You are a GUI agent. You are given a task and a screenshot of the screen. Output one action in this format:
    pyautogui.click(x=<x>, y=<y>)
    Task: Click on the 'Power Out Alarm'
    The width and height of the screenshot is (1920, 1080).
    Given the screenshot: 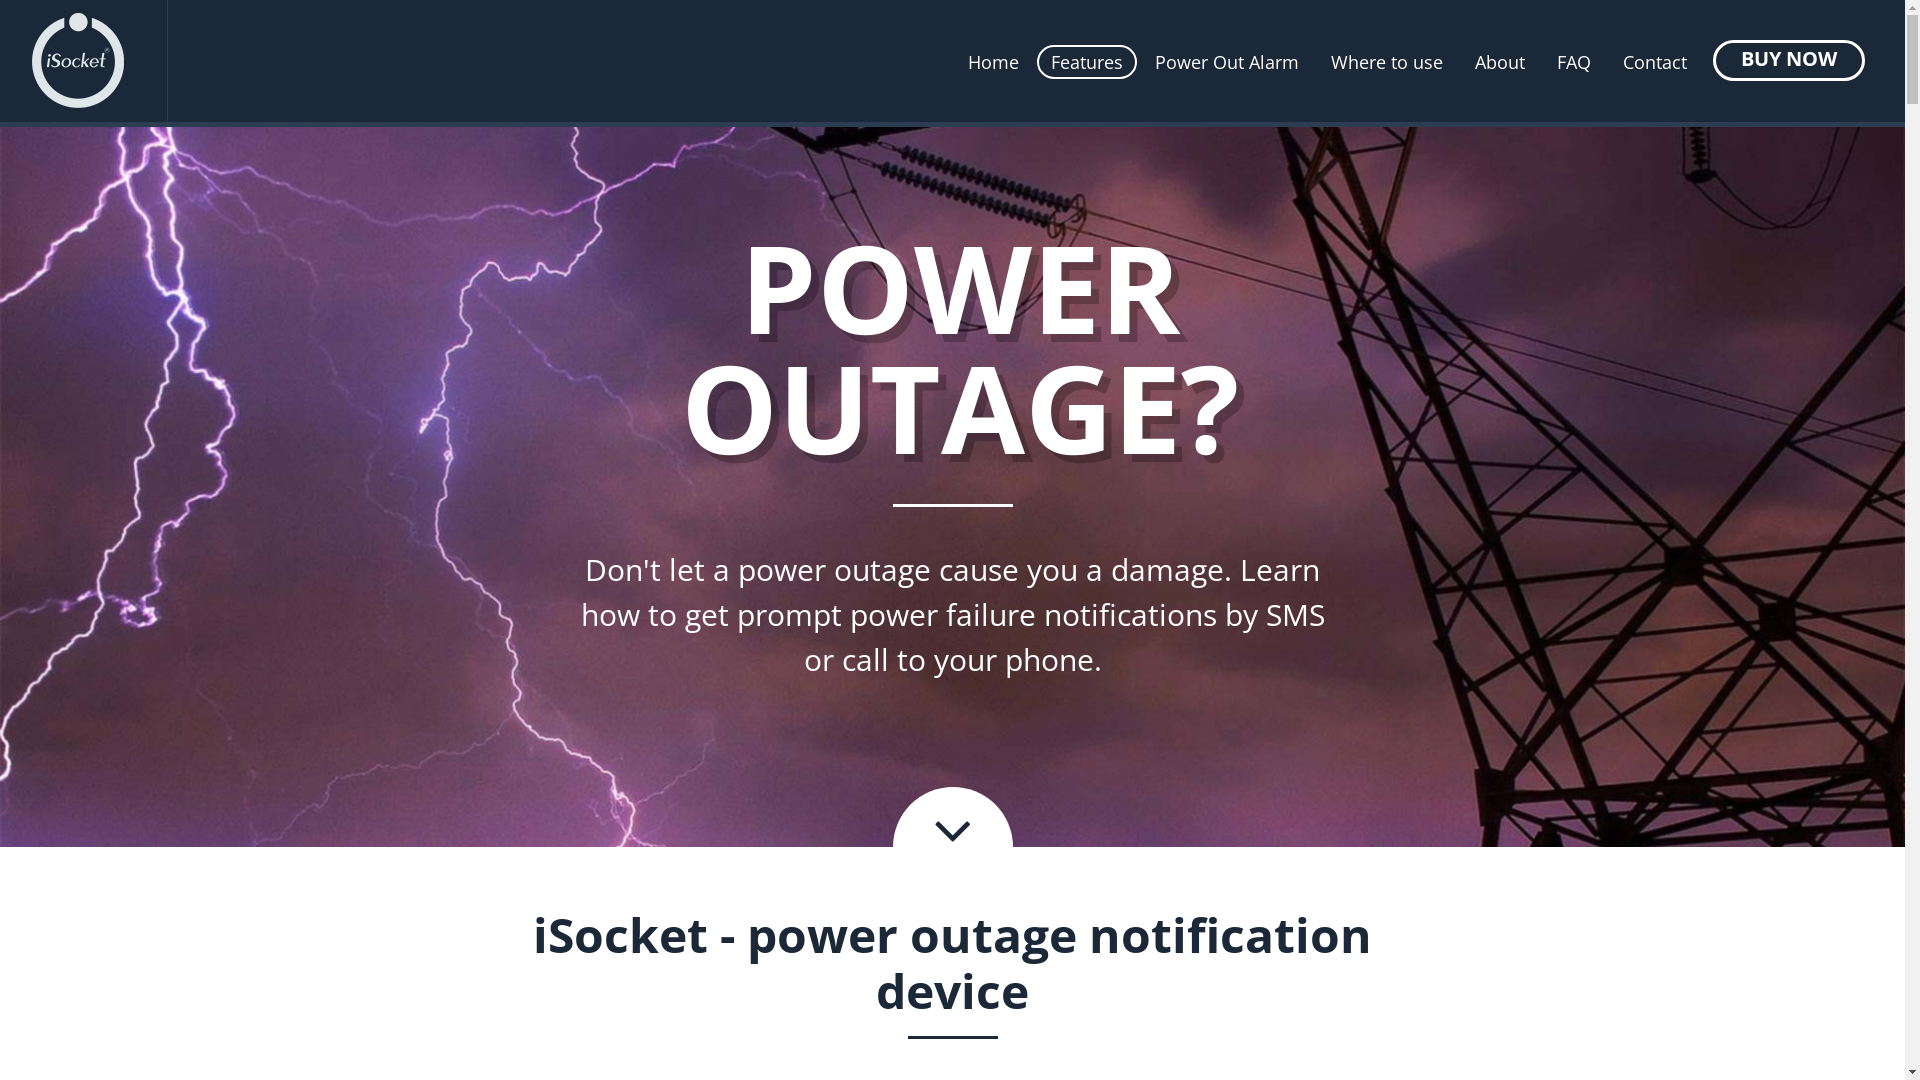 What is the action you would take?
    pyautogui.click(x=1141, y=60)
    